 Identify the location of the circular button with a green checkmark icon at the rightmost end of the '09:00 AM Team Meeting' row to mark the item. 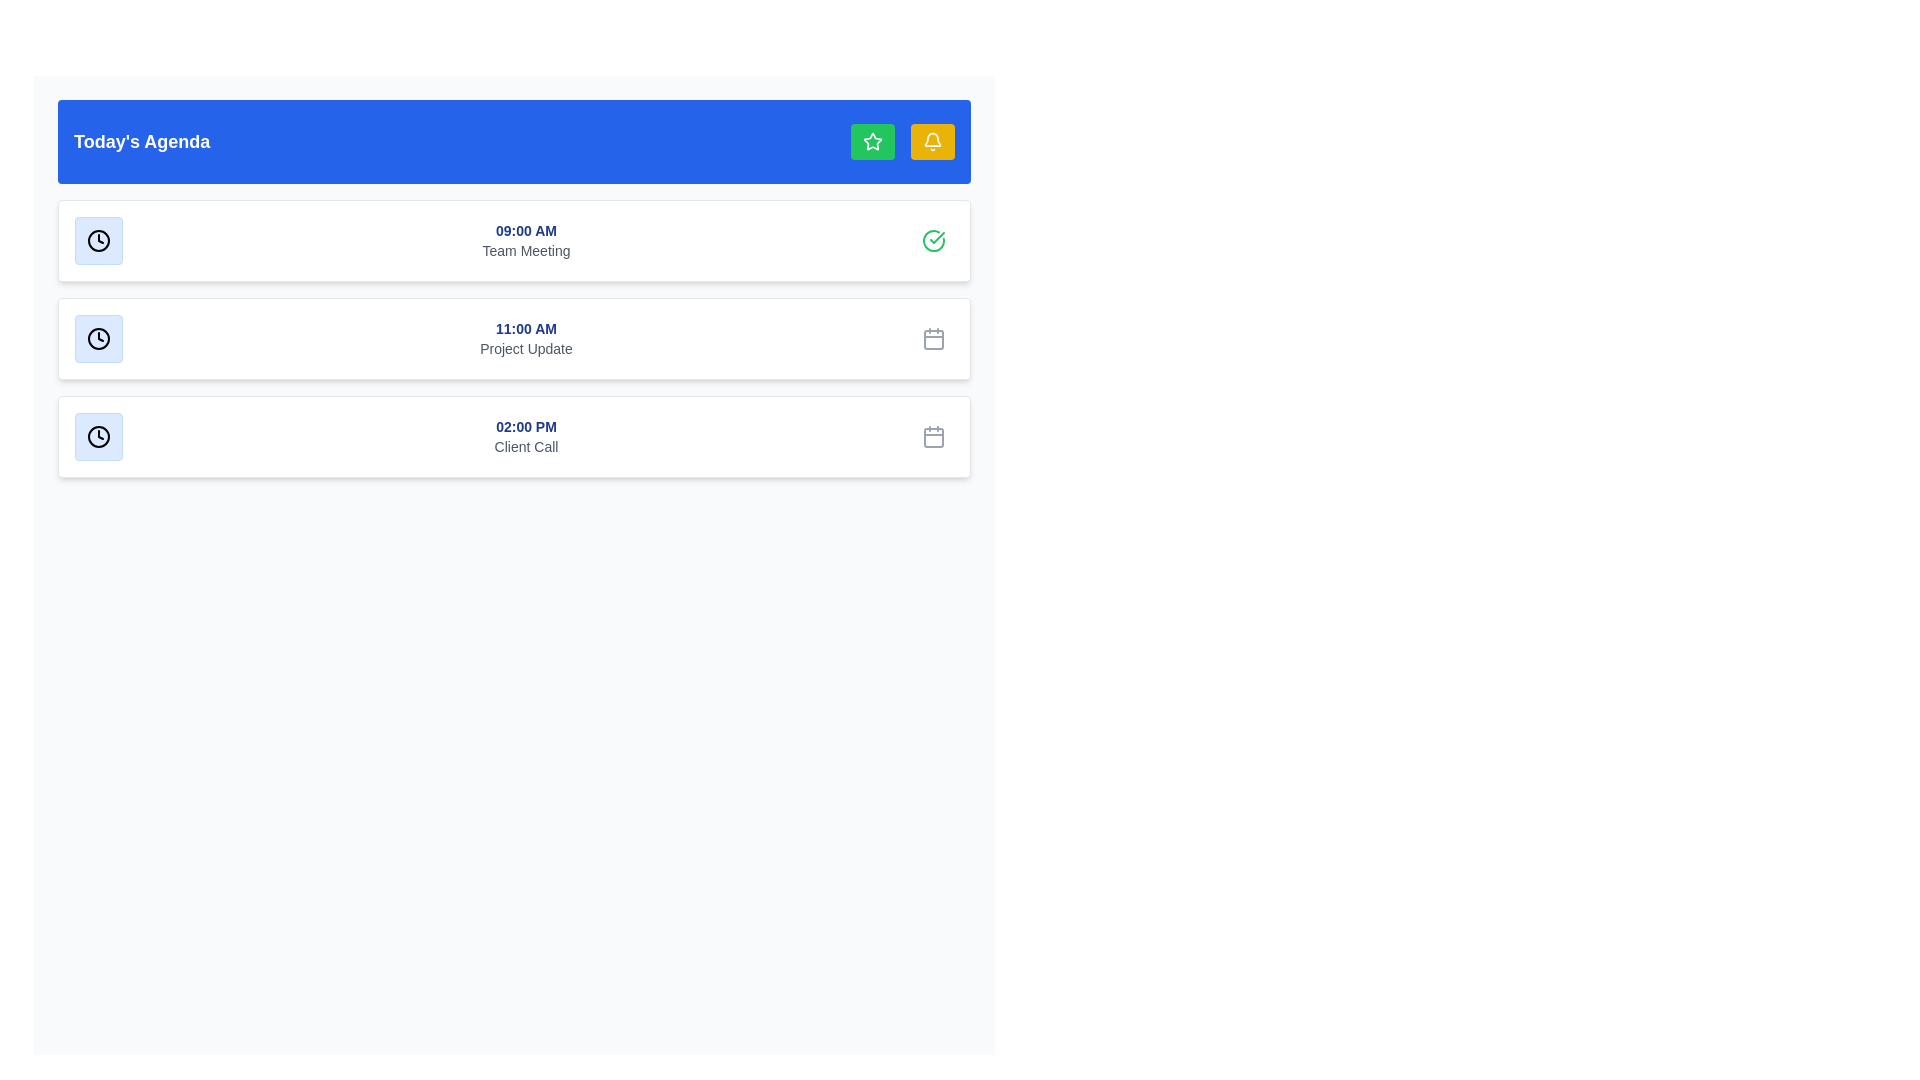
(933, 239).